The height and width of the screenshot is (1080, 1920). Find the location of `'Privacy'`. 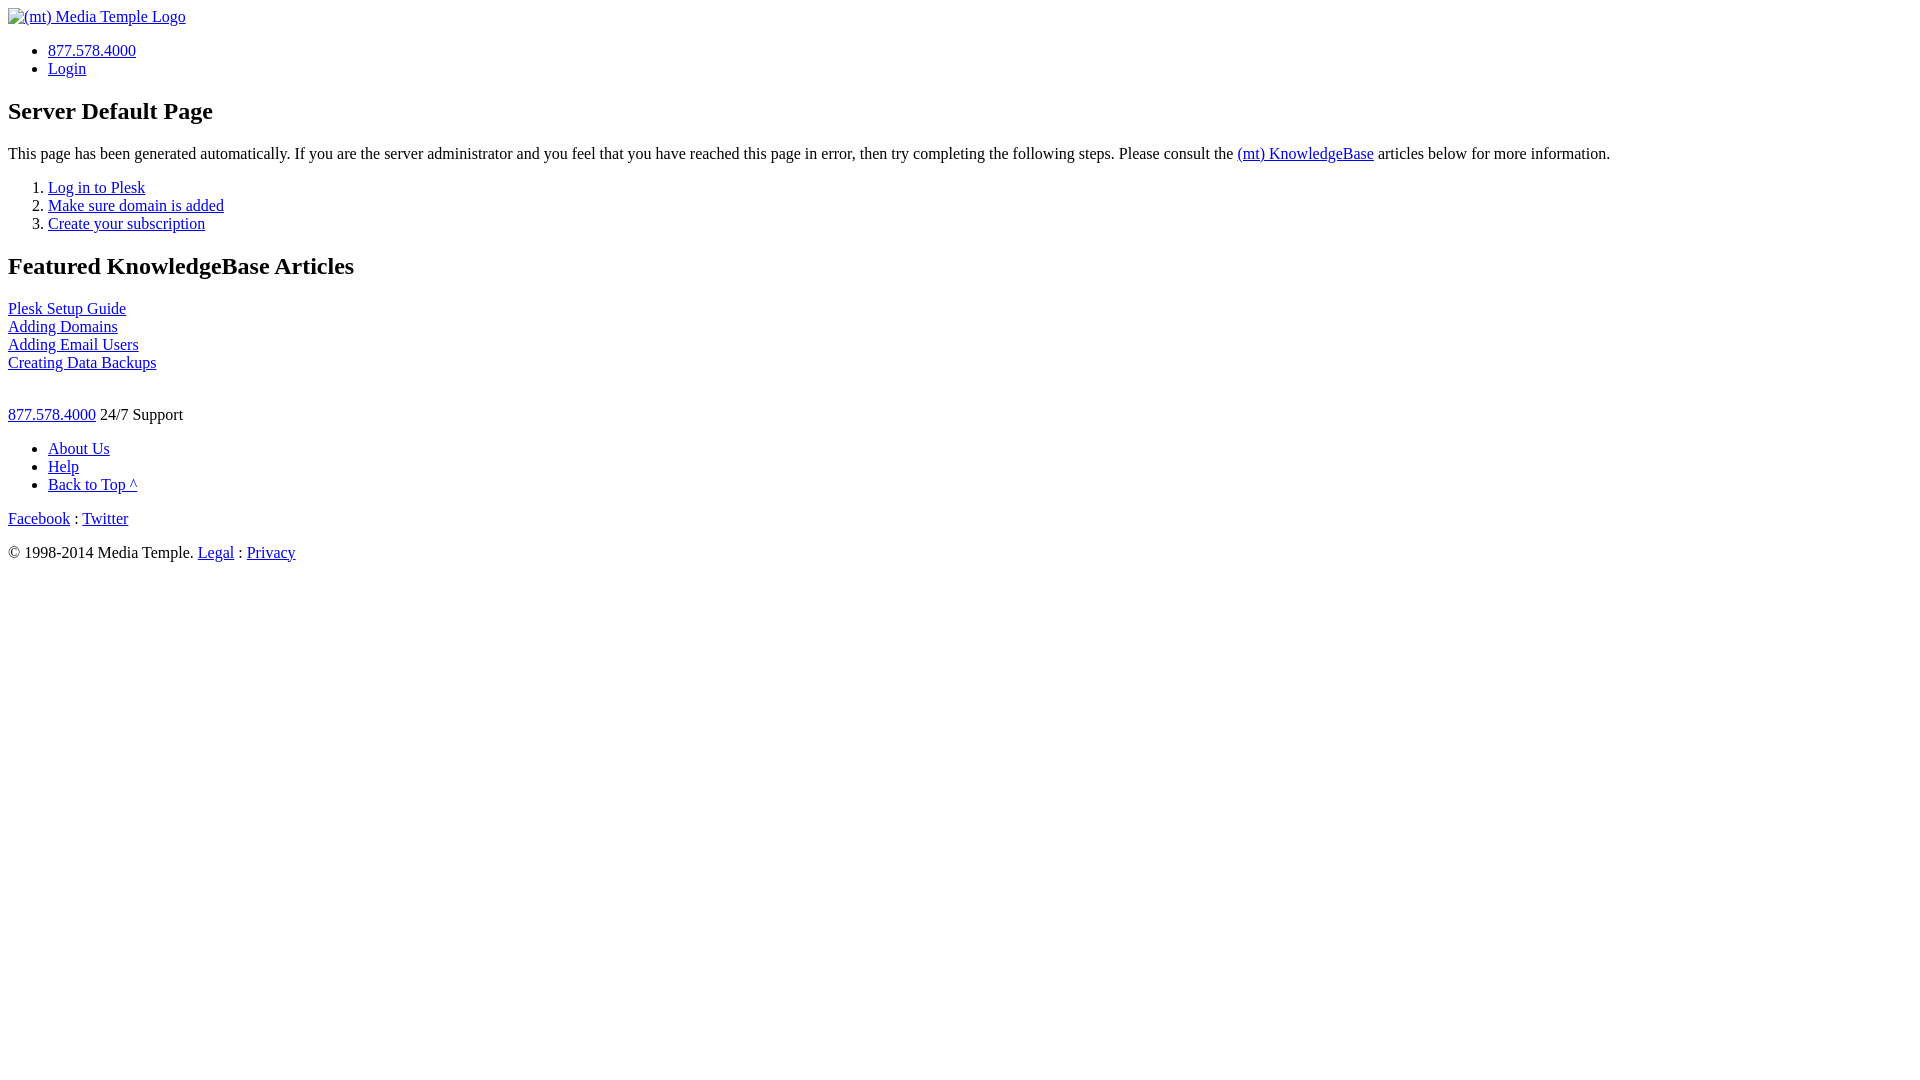

'Privacy' is located at coordinates (245, 552).